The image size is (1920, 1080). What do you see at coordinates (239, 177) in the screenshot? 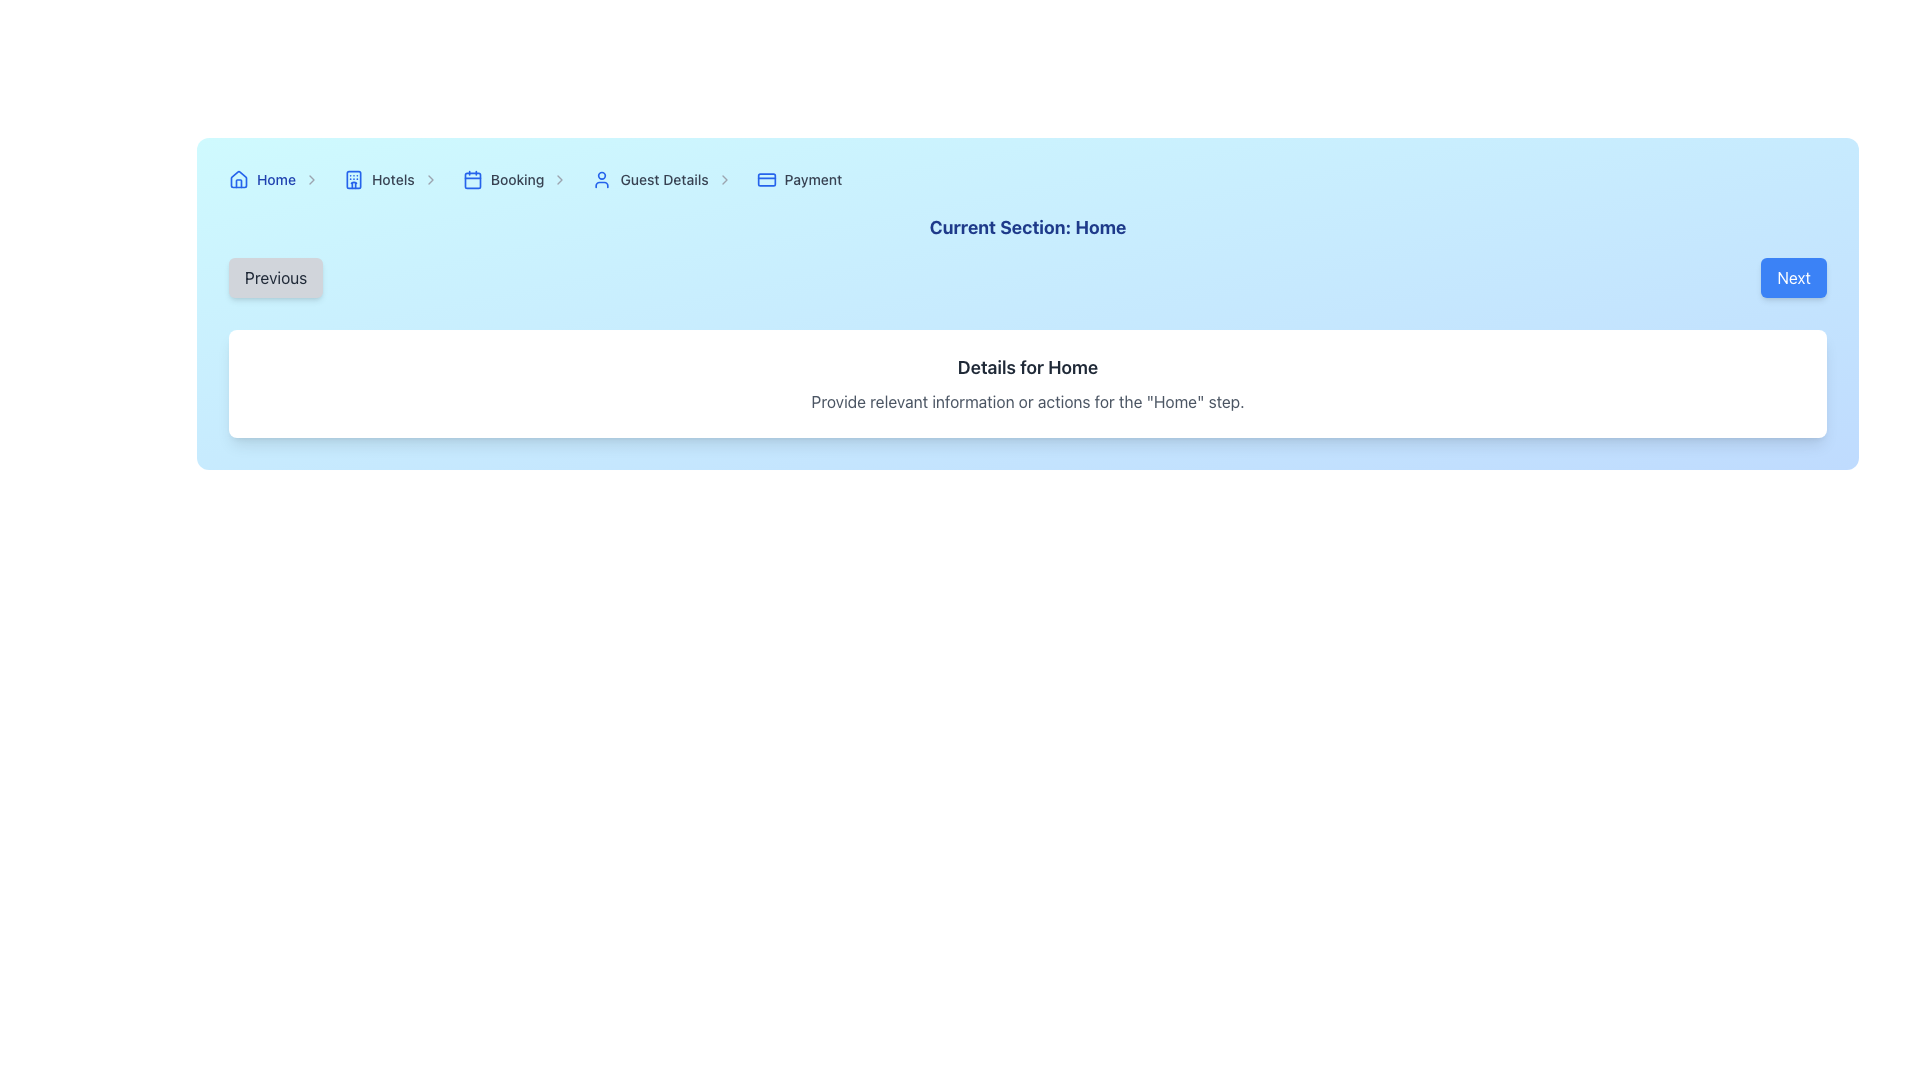
I see `the house icon in the breadcrumb navigation bar` at bounding box center [239, 177].